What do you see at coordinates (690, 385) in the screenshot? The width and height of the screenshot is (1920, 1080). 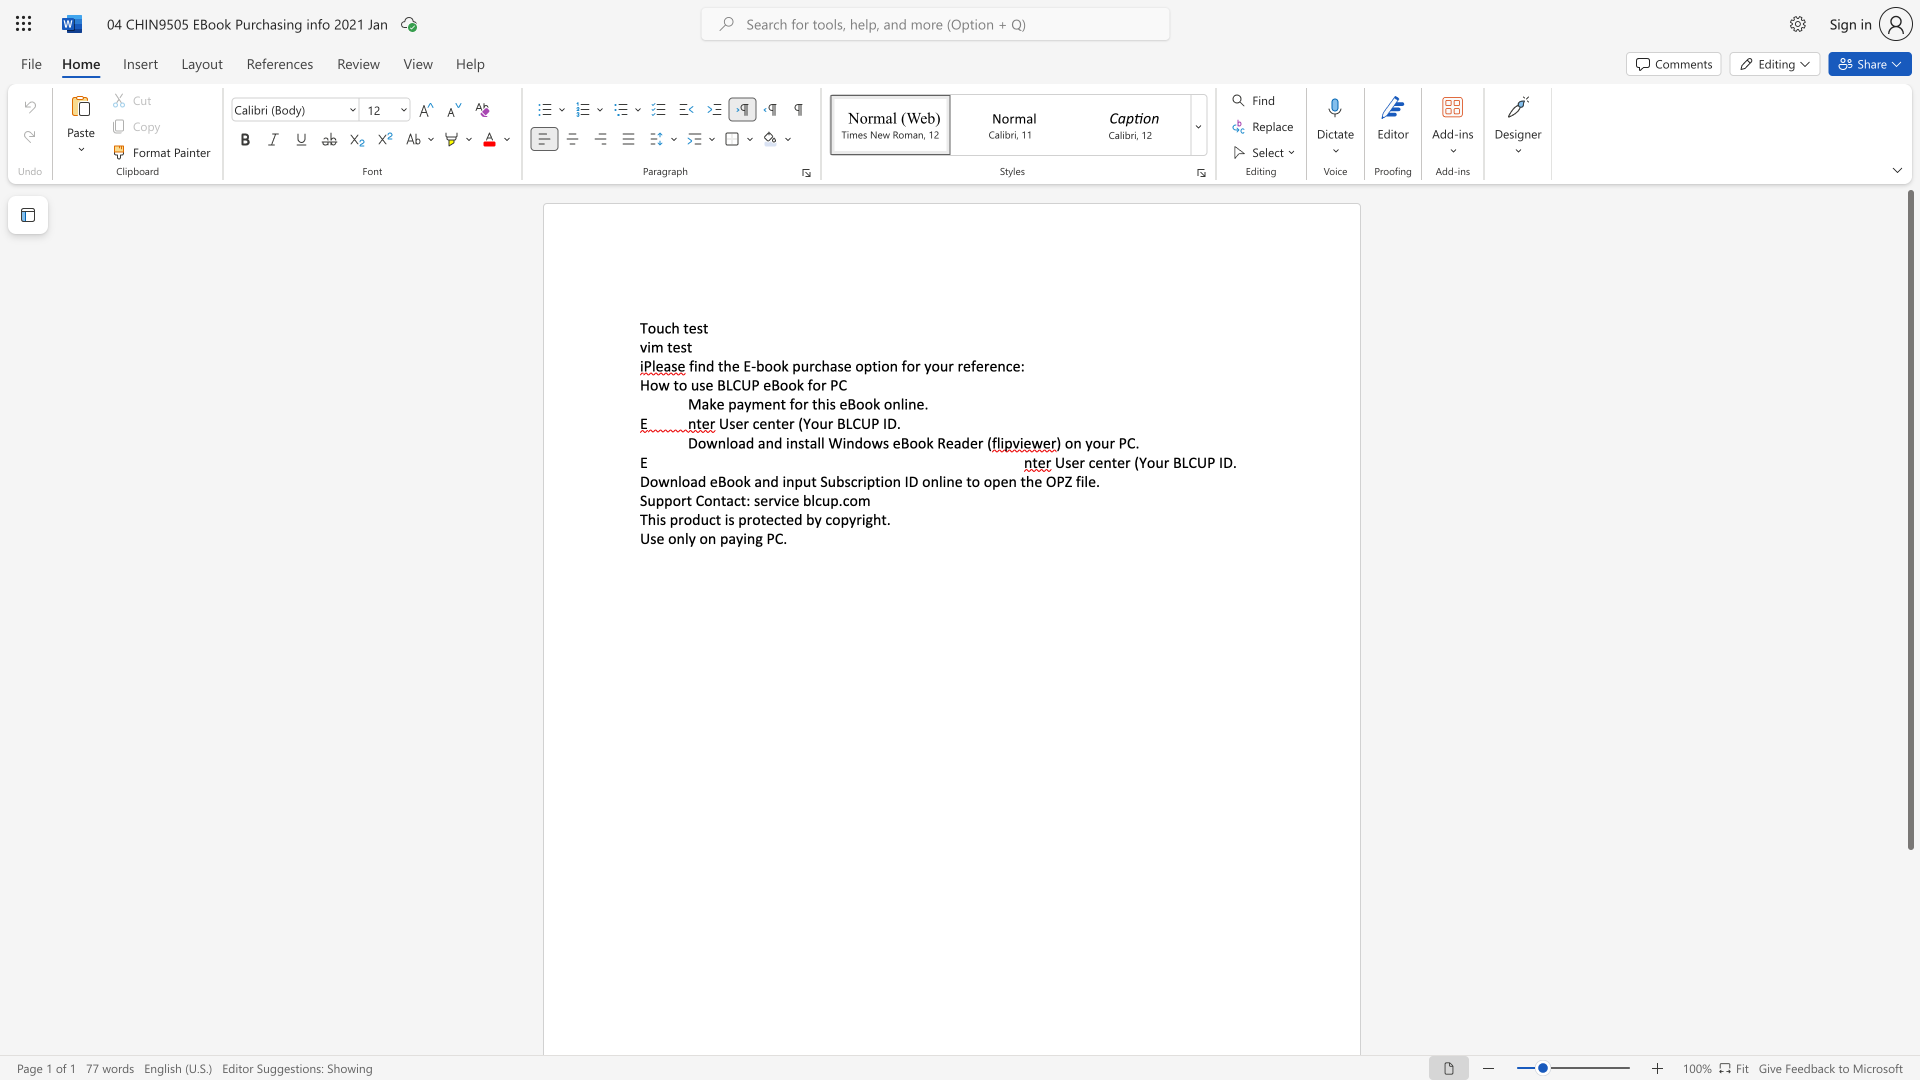 I see `the subset text "use BLCUP eBook for" within the text "How to use BLCUP eBook for PC"` at bounding box center [690, 385].